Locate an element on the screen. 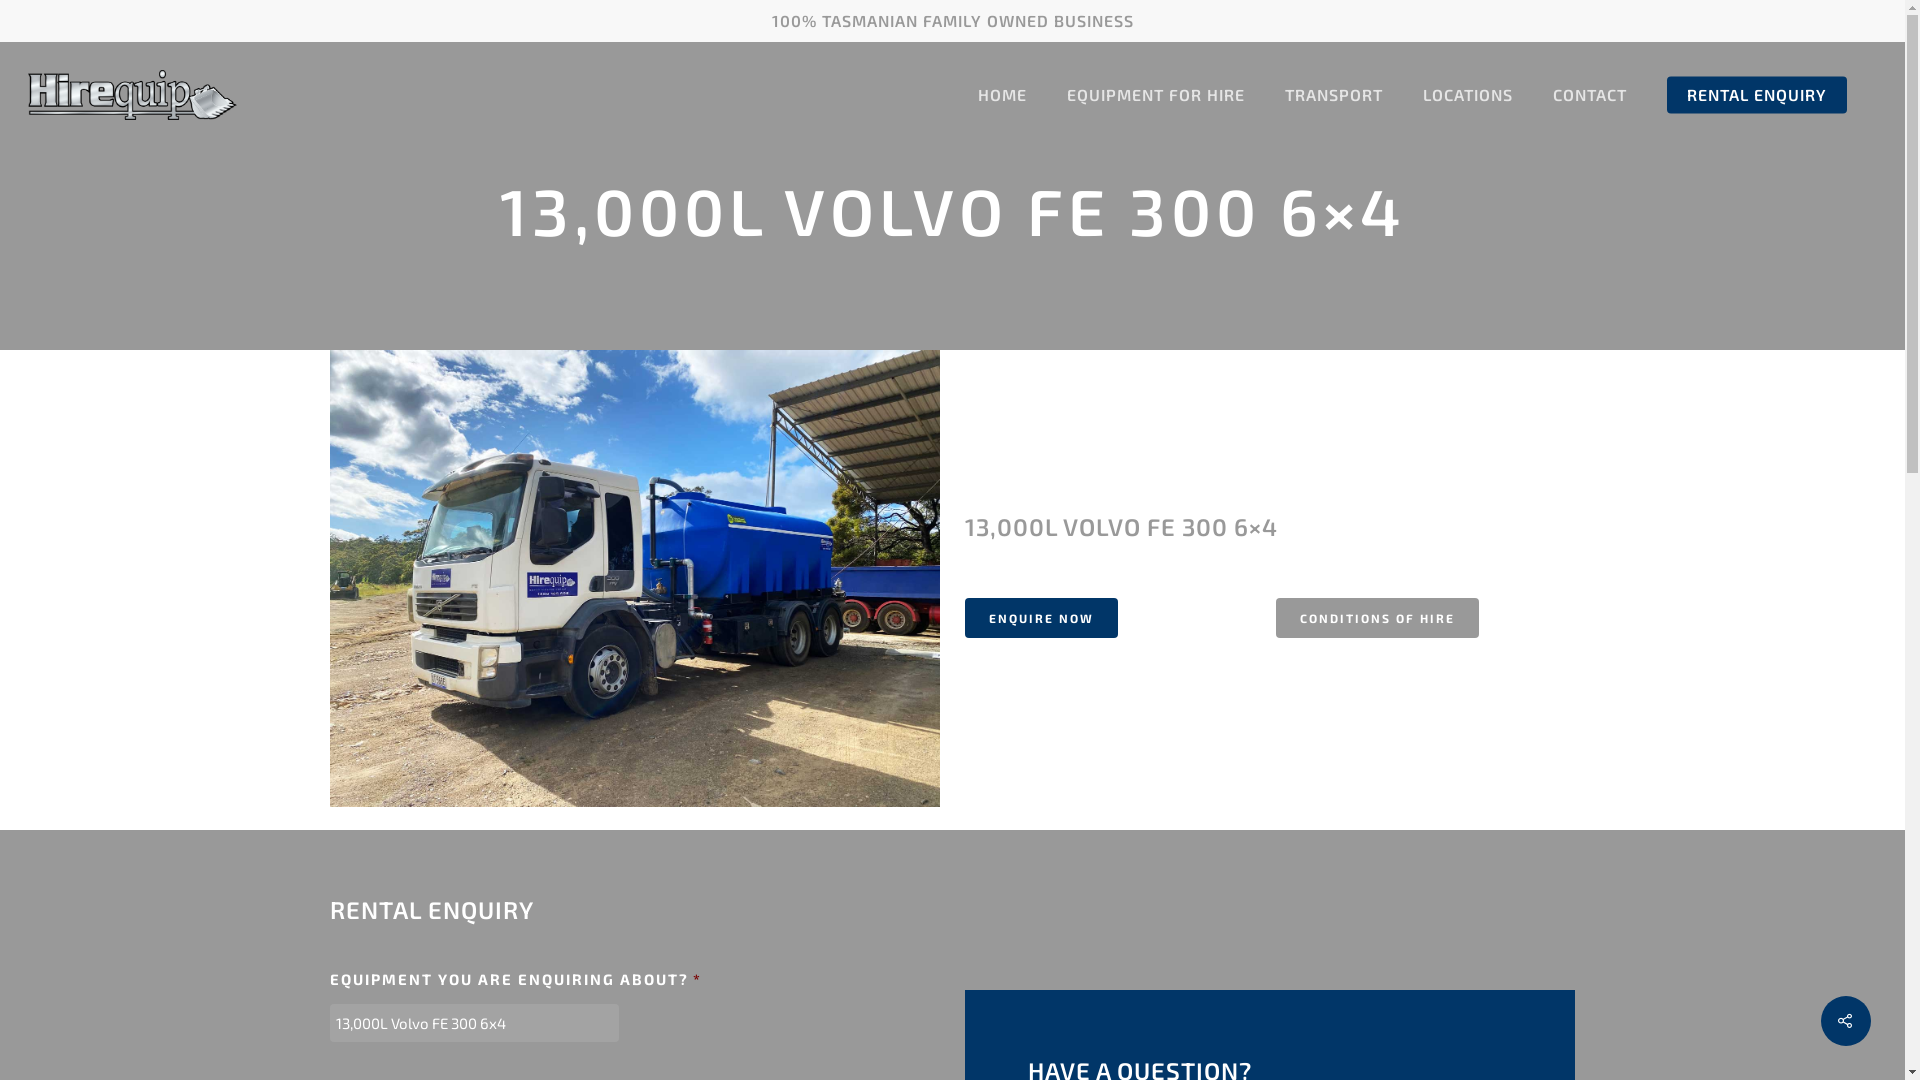  'CONDITIONS OF HIRE' is located at coordinates (1376, 616).